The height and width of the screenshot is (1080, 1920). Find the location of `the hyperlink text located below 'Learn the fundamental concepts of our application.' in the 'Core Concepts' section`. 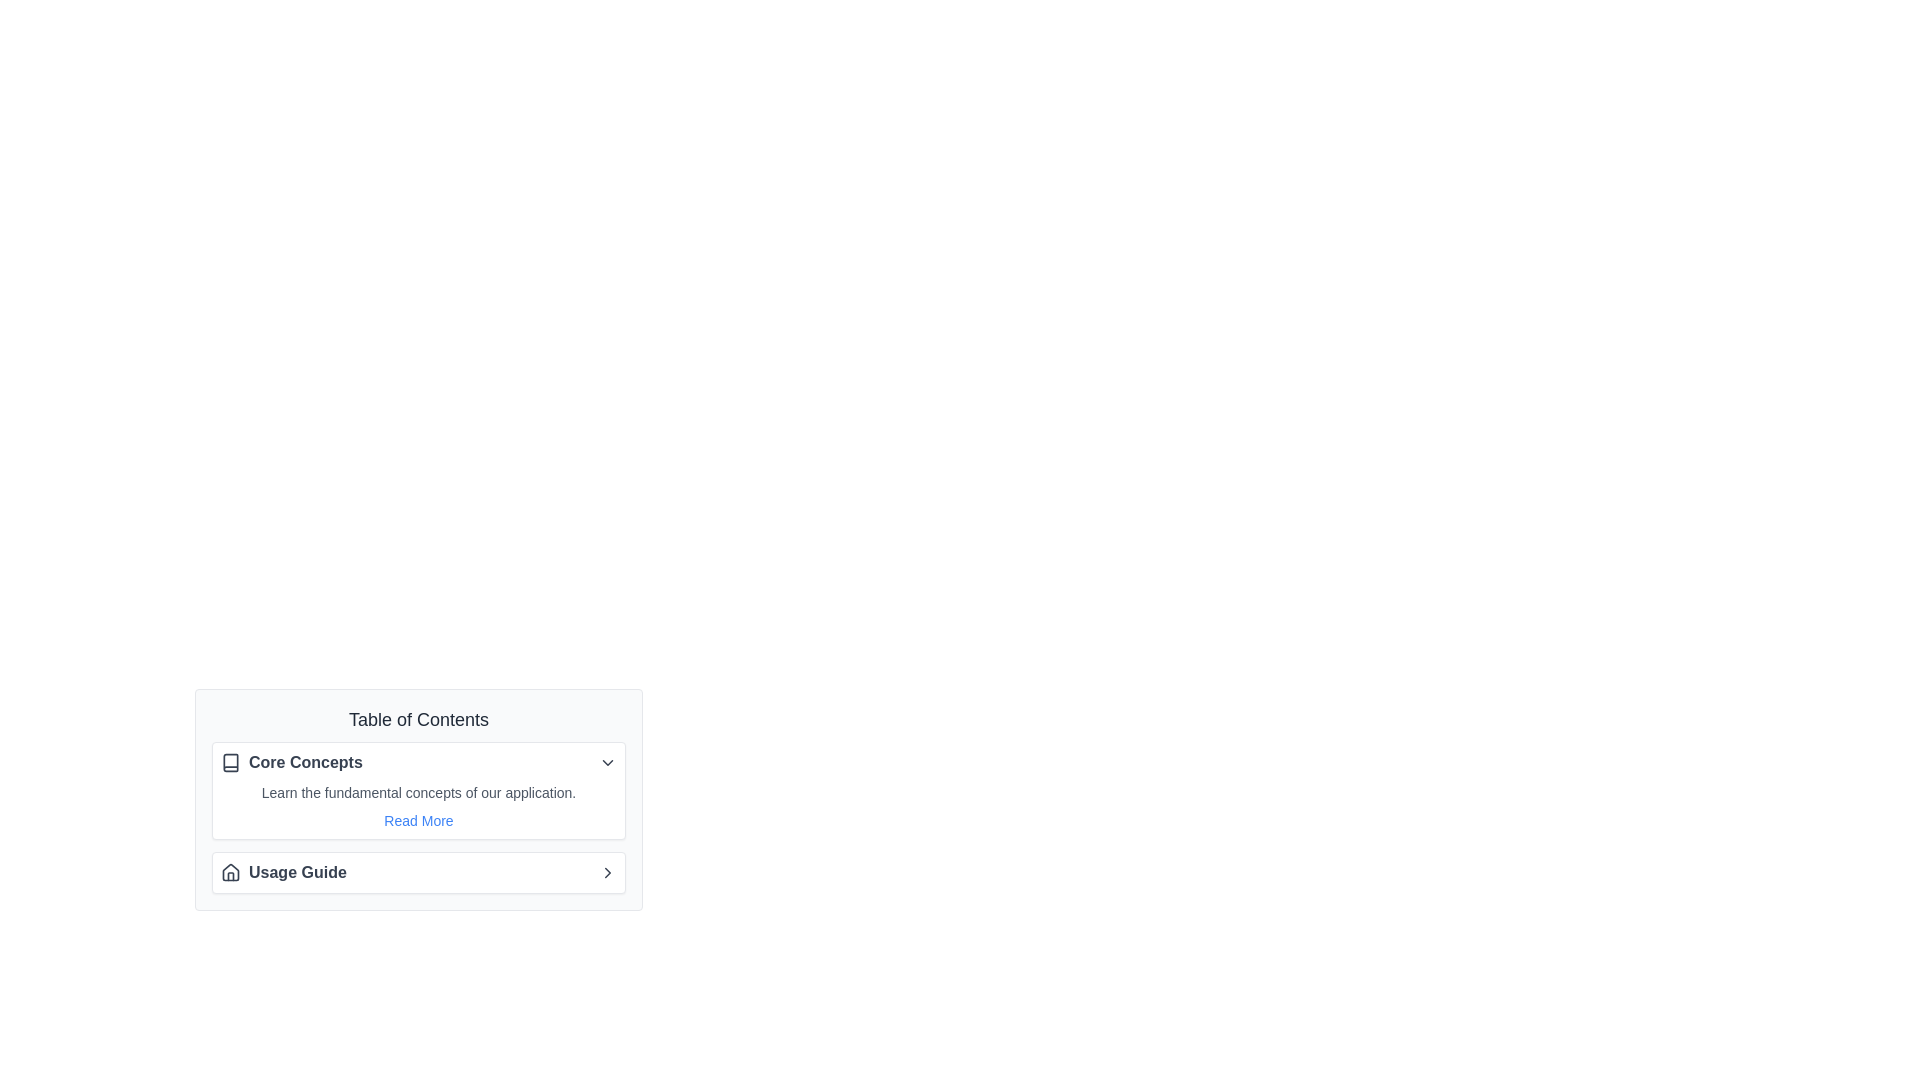

the hyperlink text located below 'Learn the fundamental concepts of our application.' in the 'Core Concepts' section is located at coordinates (417, 821).